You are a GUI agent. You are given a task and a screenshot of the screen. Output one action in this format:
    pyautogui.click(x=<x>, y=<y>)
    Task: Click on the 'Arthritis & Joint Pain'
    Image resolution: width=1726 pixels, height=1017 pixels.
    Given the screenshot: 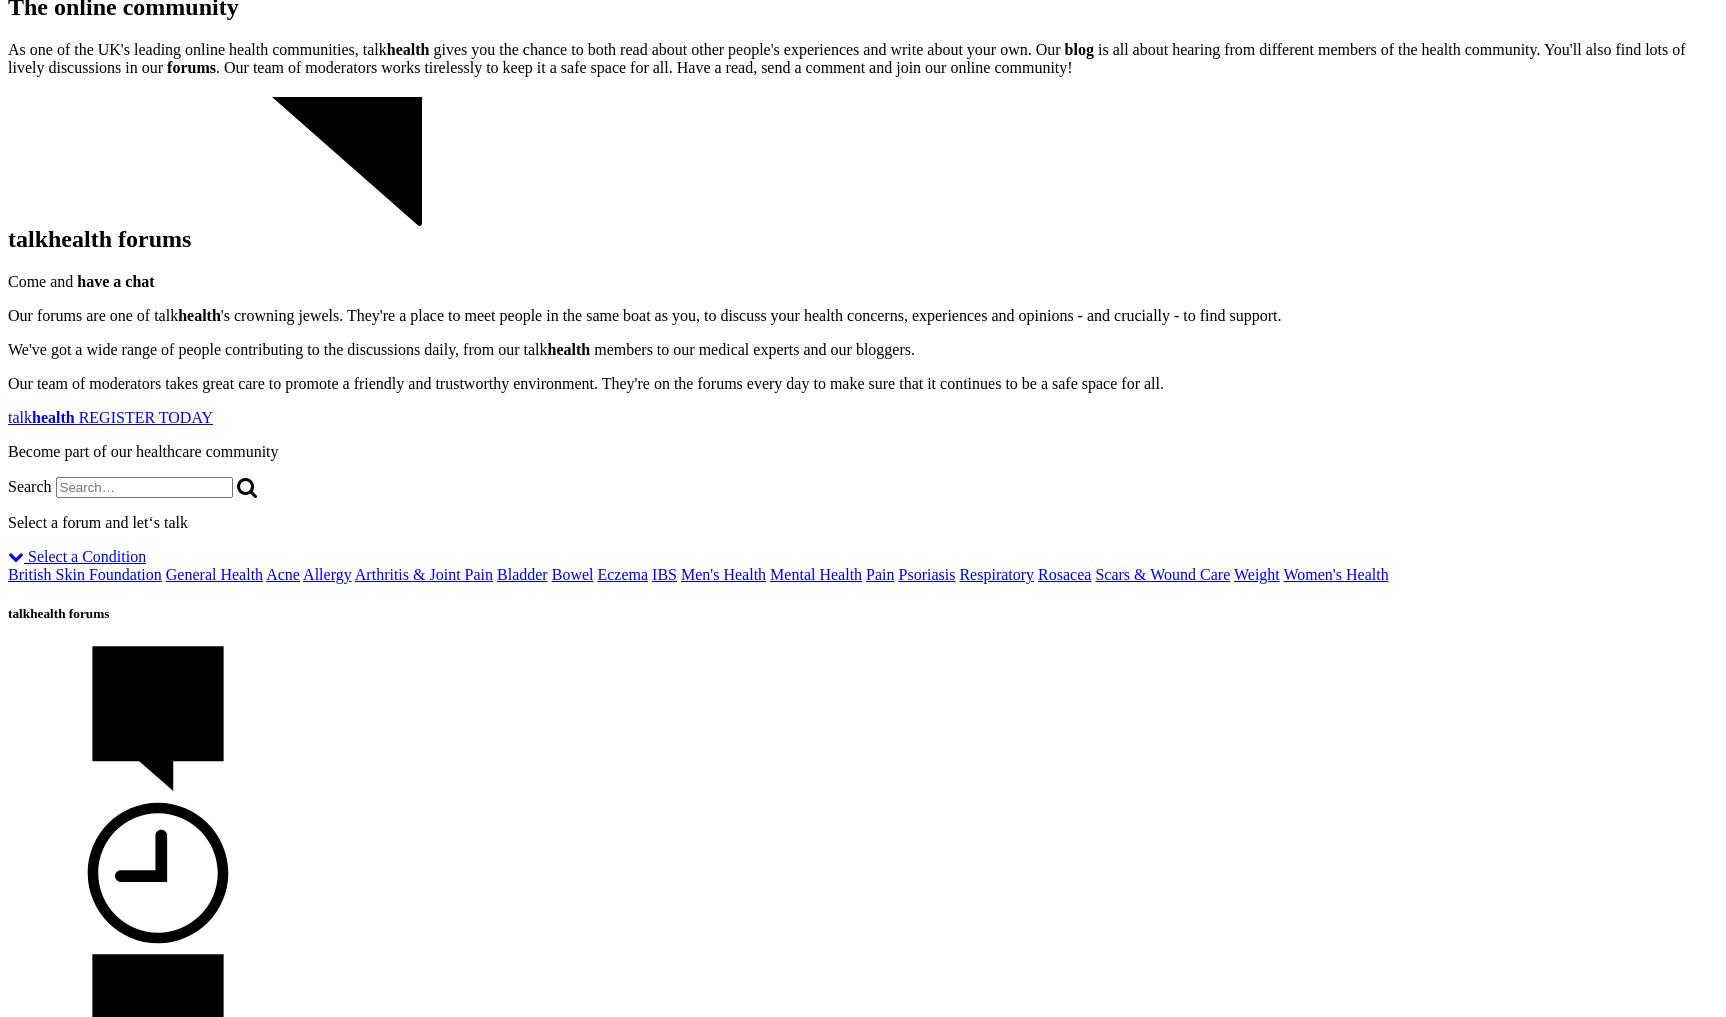 What is the action you would take?
    pyautogui.click(x=423, y=573)
    